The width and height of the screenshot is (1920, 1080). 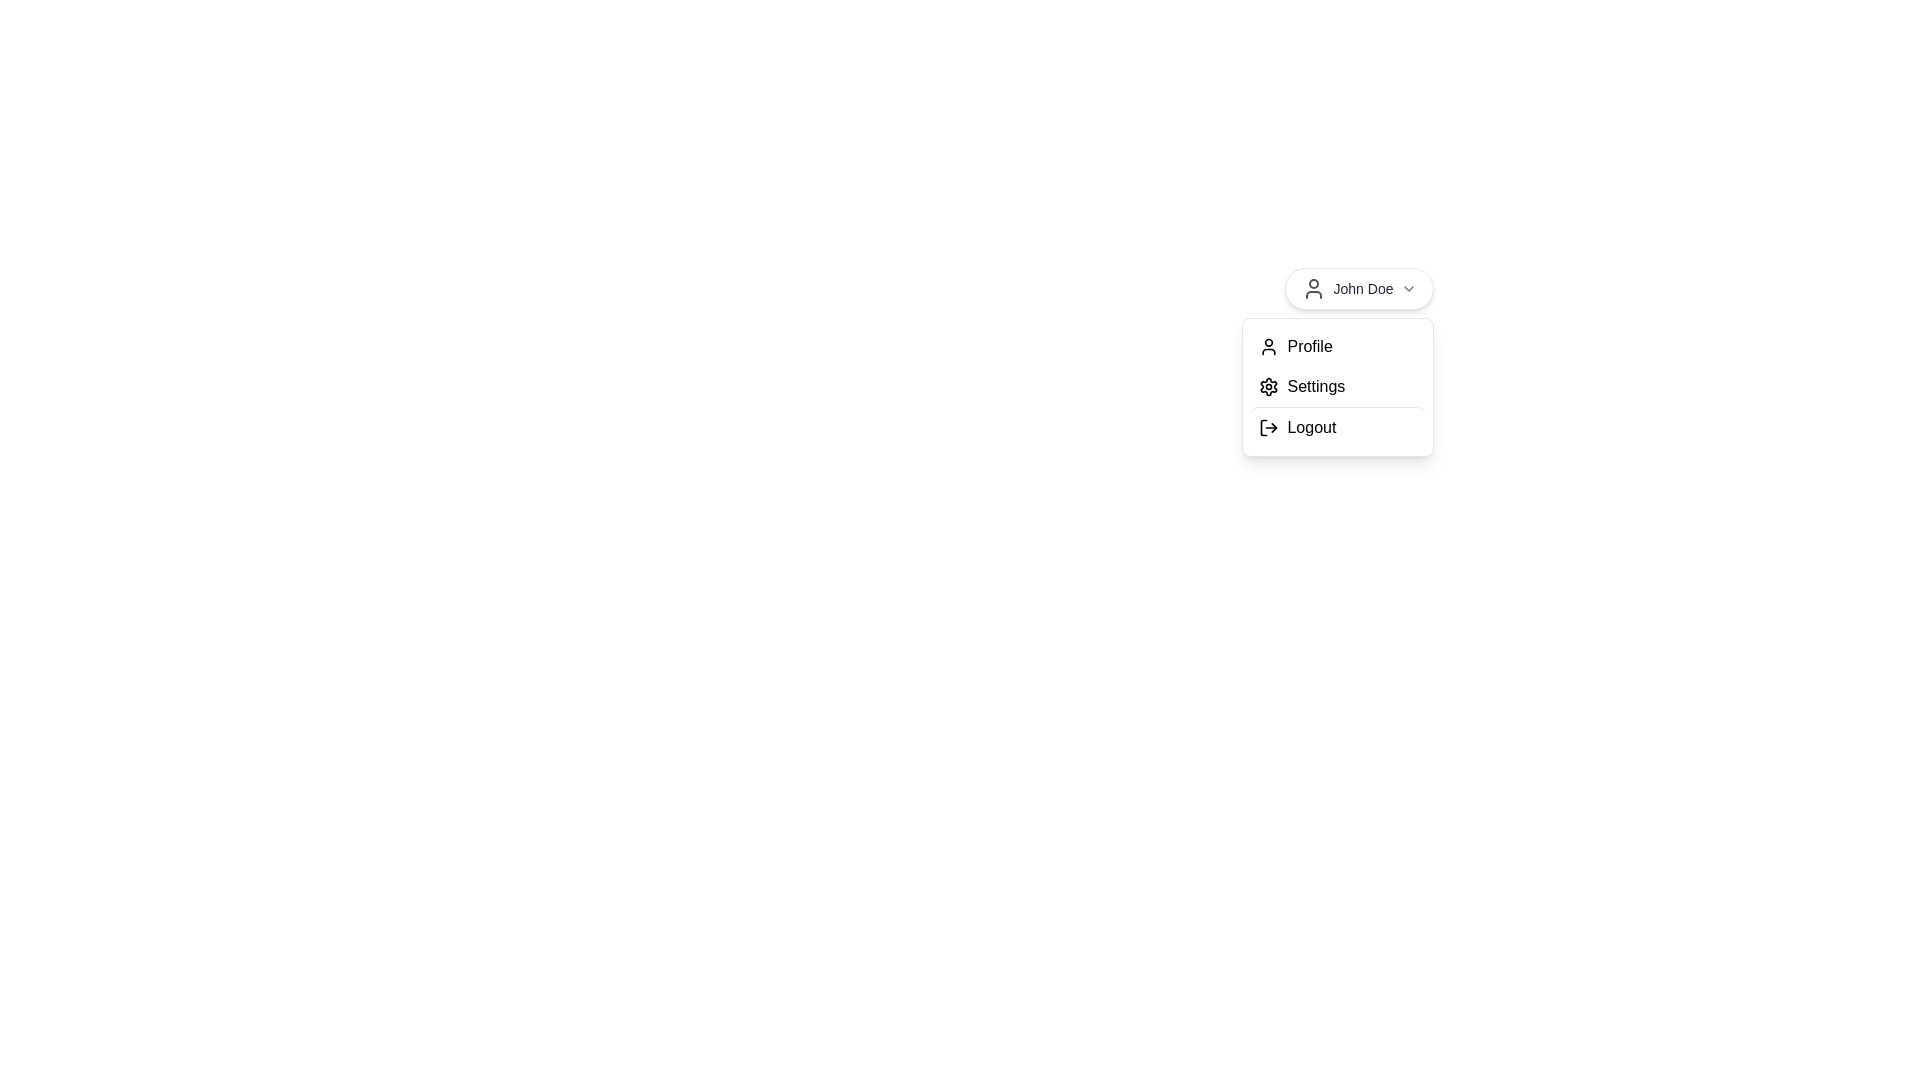 What do you see at coordinates (1268, 386) in the screenshot?
I see `the visual representation of the outer gear shape of the settings icon, which is located to the right of the 'Profile' option and above the 'Logout' option in the dropdown menu under the user name 'John Doe'` at bounding box center [1268, 386].